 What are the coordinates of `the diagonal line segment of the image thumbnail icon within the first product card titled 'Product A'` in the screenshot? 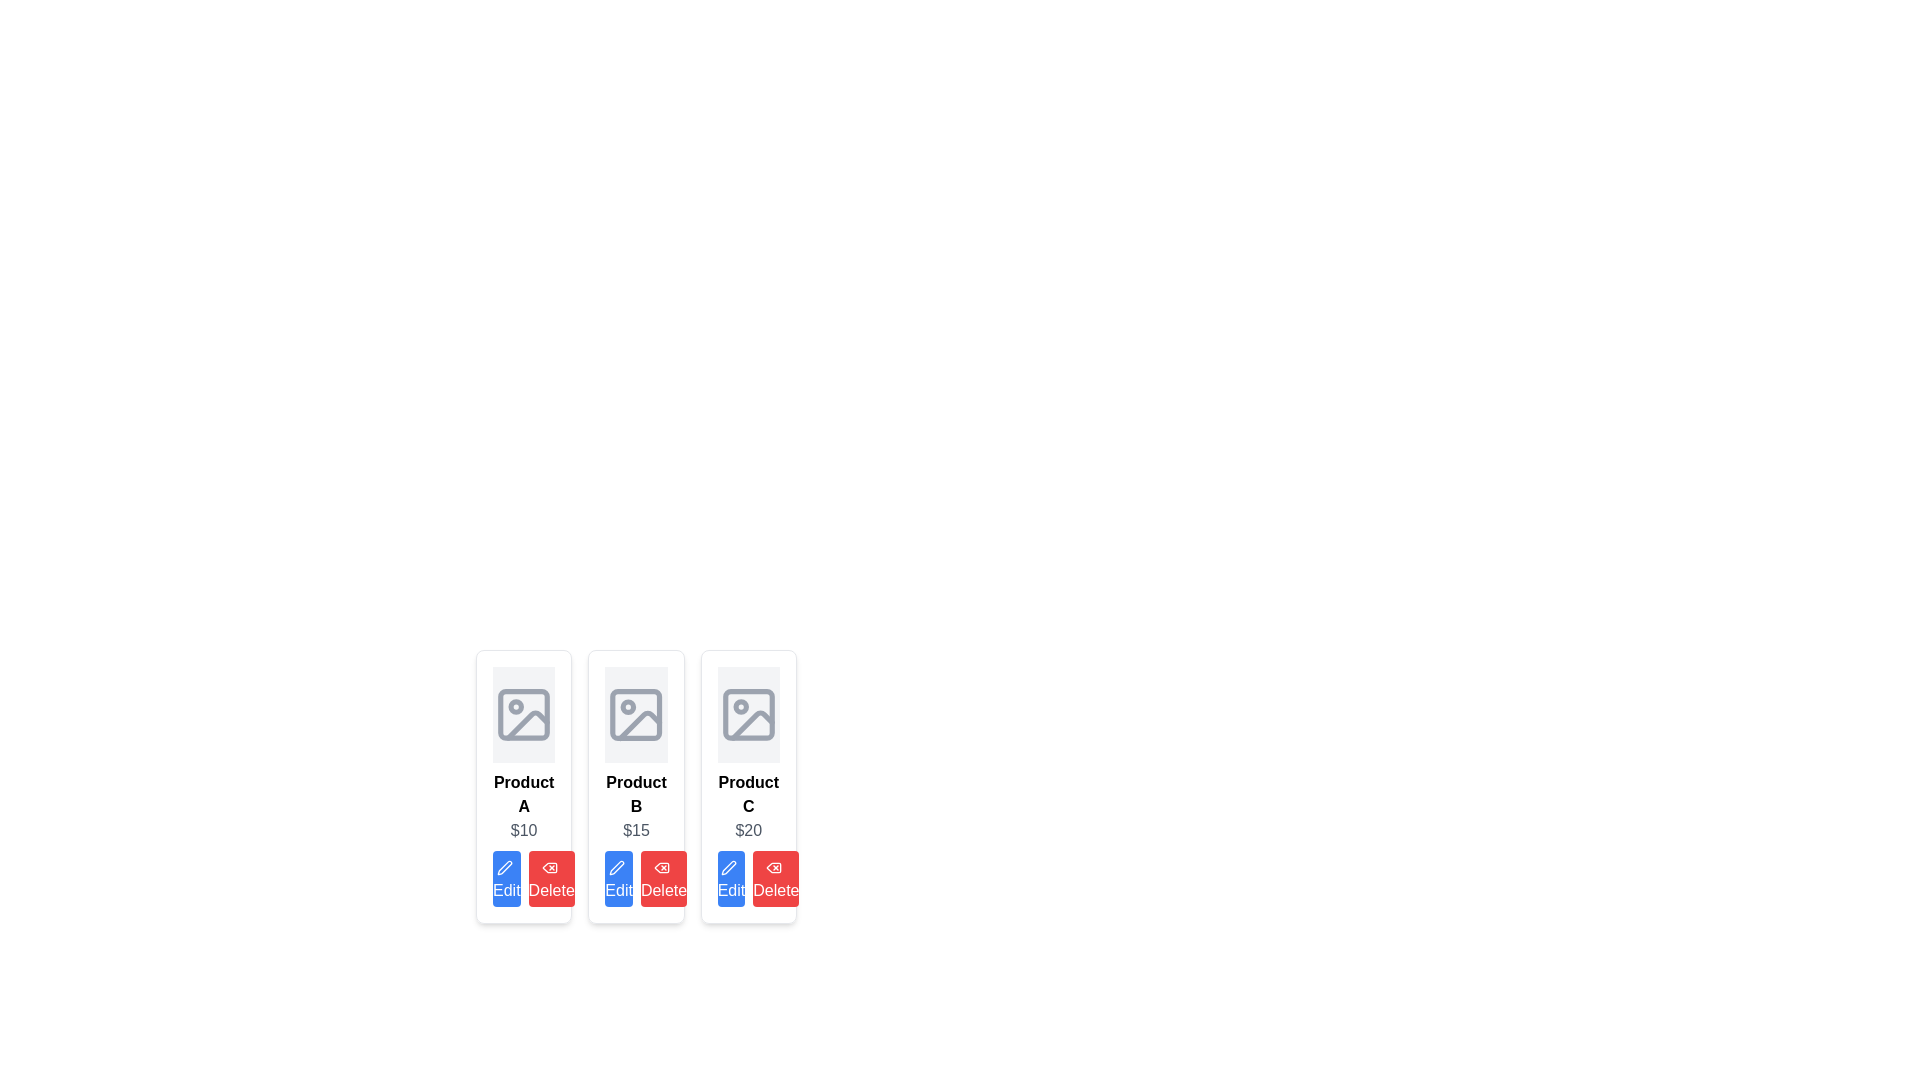 It's located at (528, 725).